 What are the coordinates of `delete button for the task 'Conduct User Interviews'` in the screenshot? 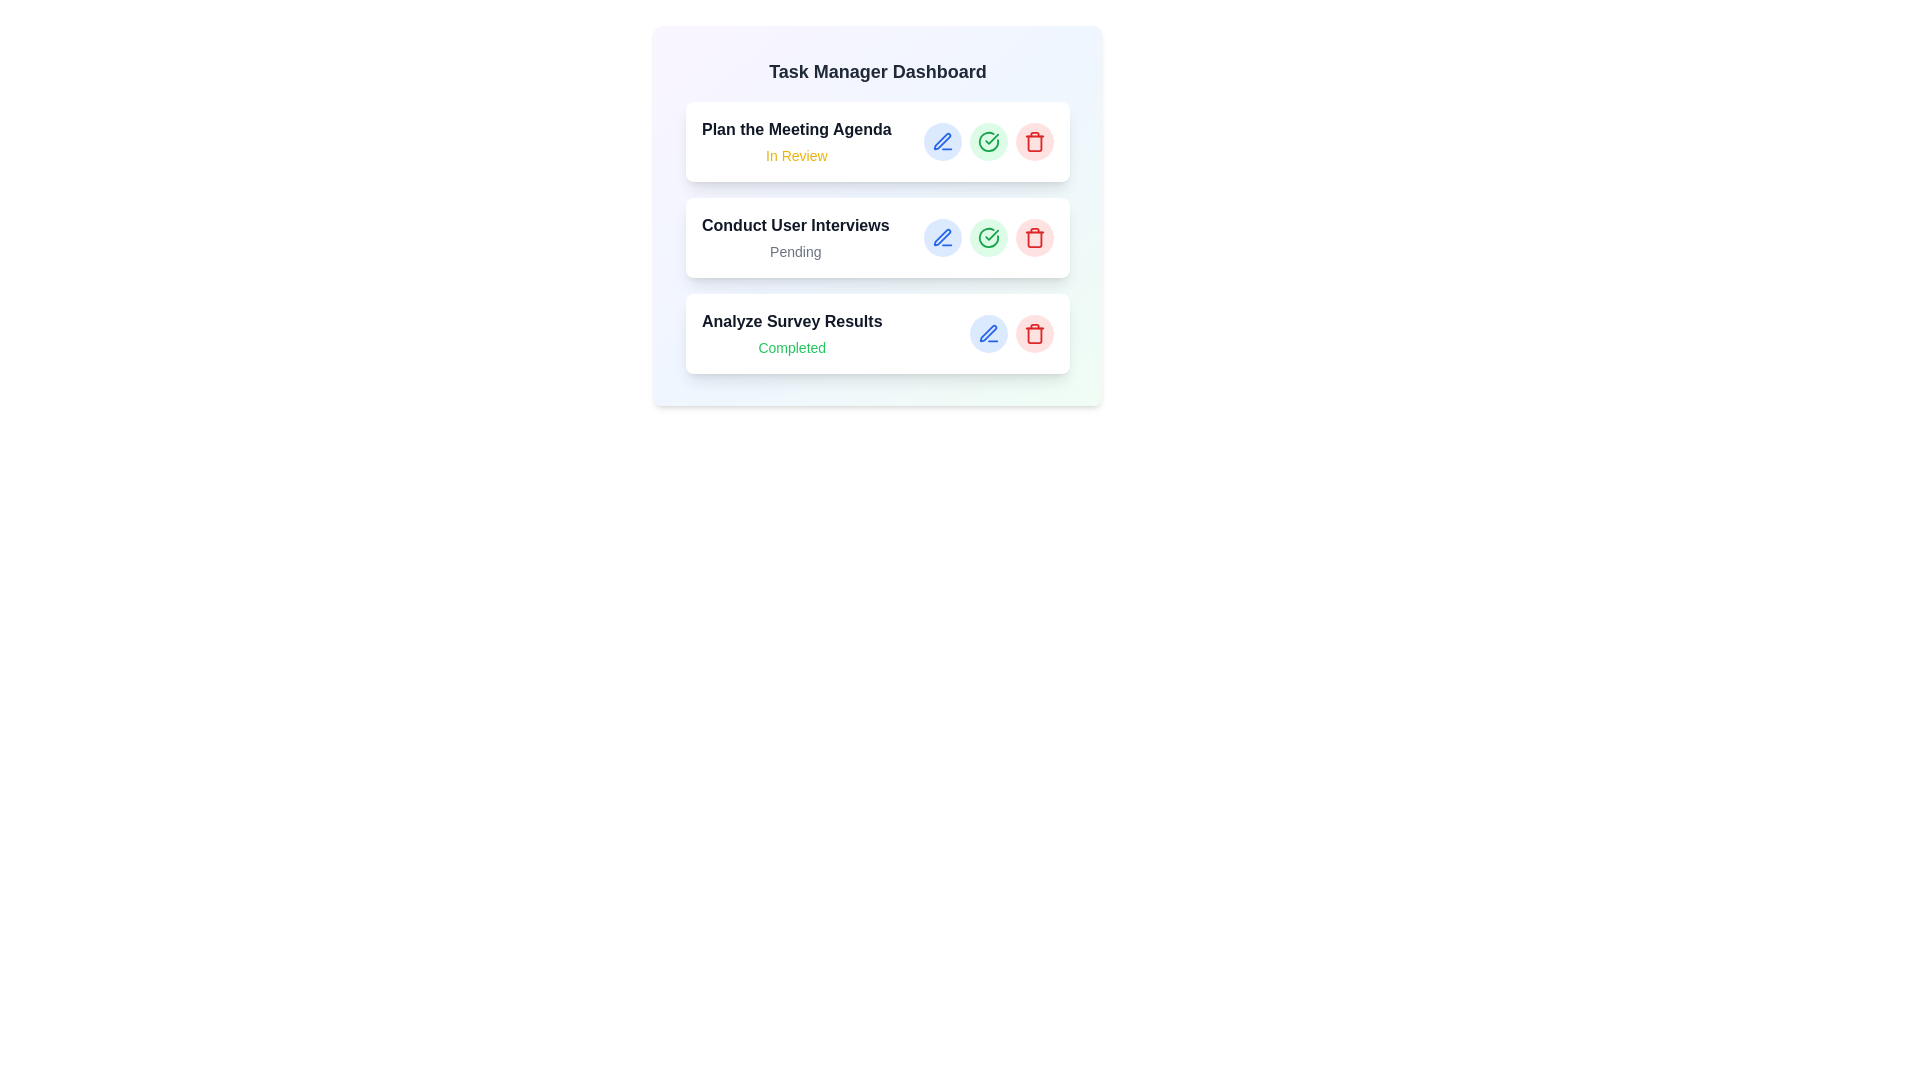 It's located at (1035, 237).